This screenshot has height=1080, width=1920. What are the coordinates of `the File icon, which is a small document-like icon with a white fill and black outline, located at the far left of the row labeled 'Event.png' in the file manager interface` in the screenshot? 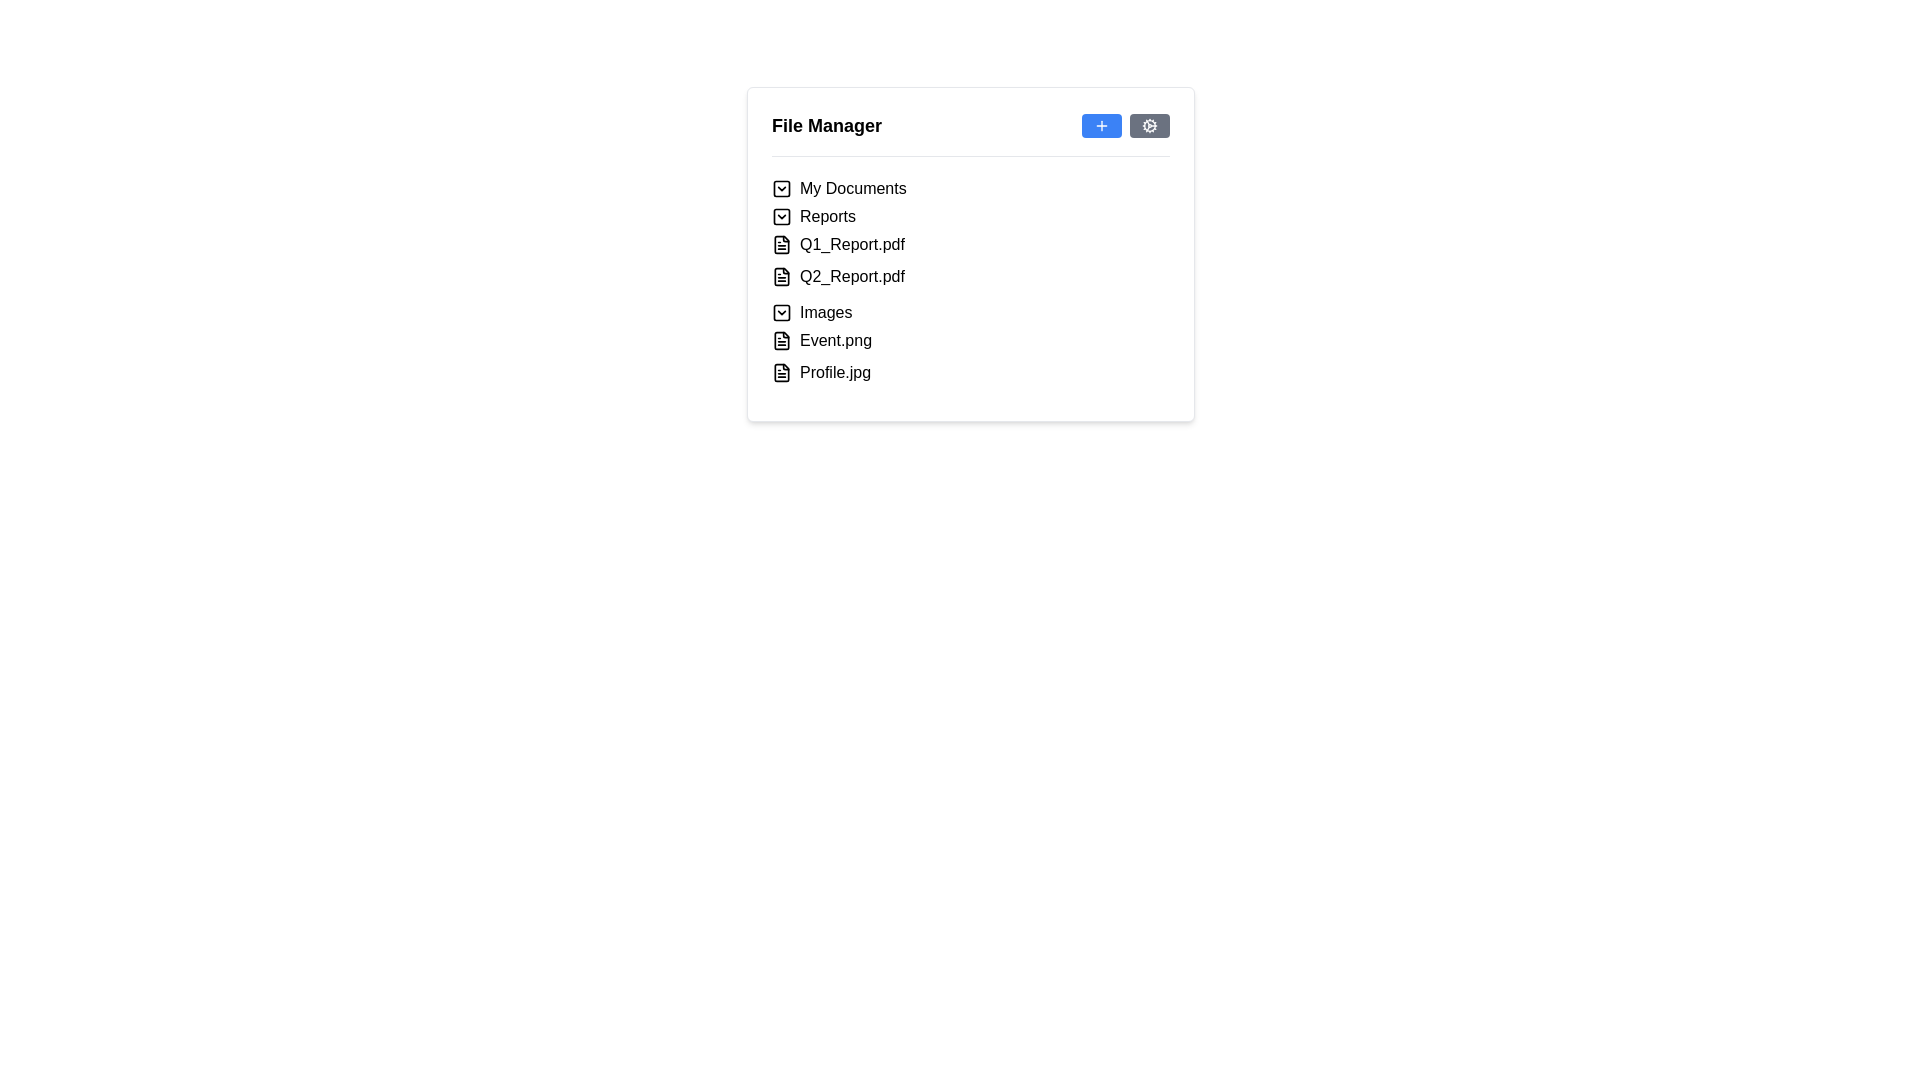 It's located at (781, 339).